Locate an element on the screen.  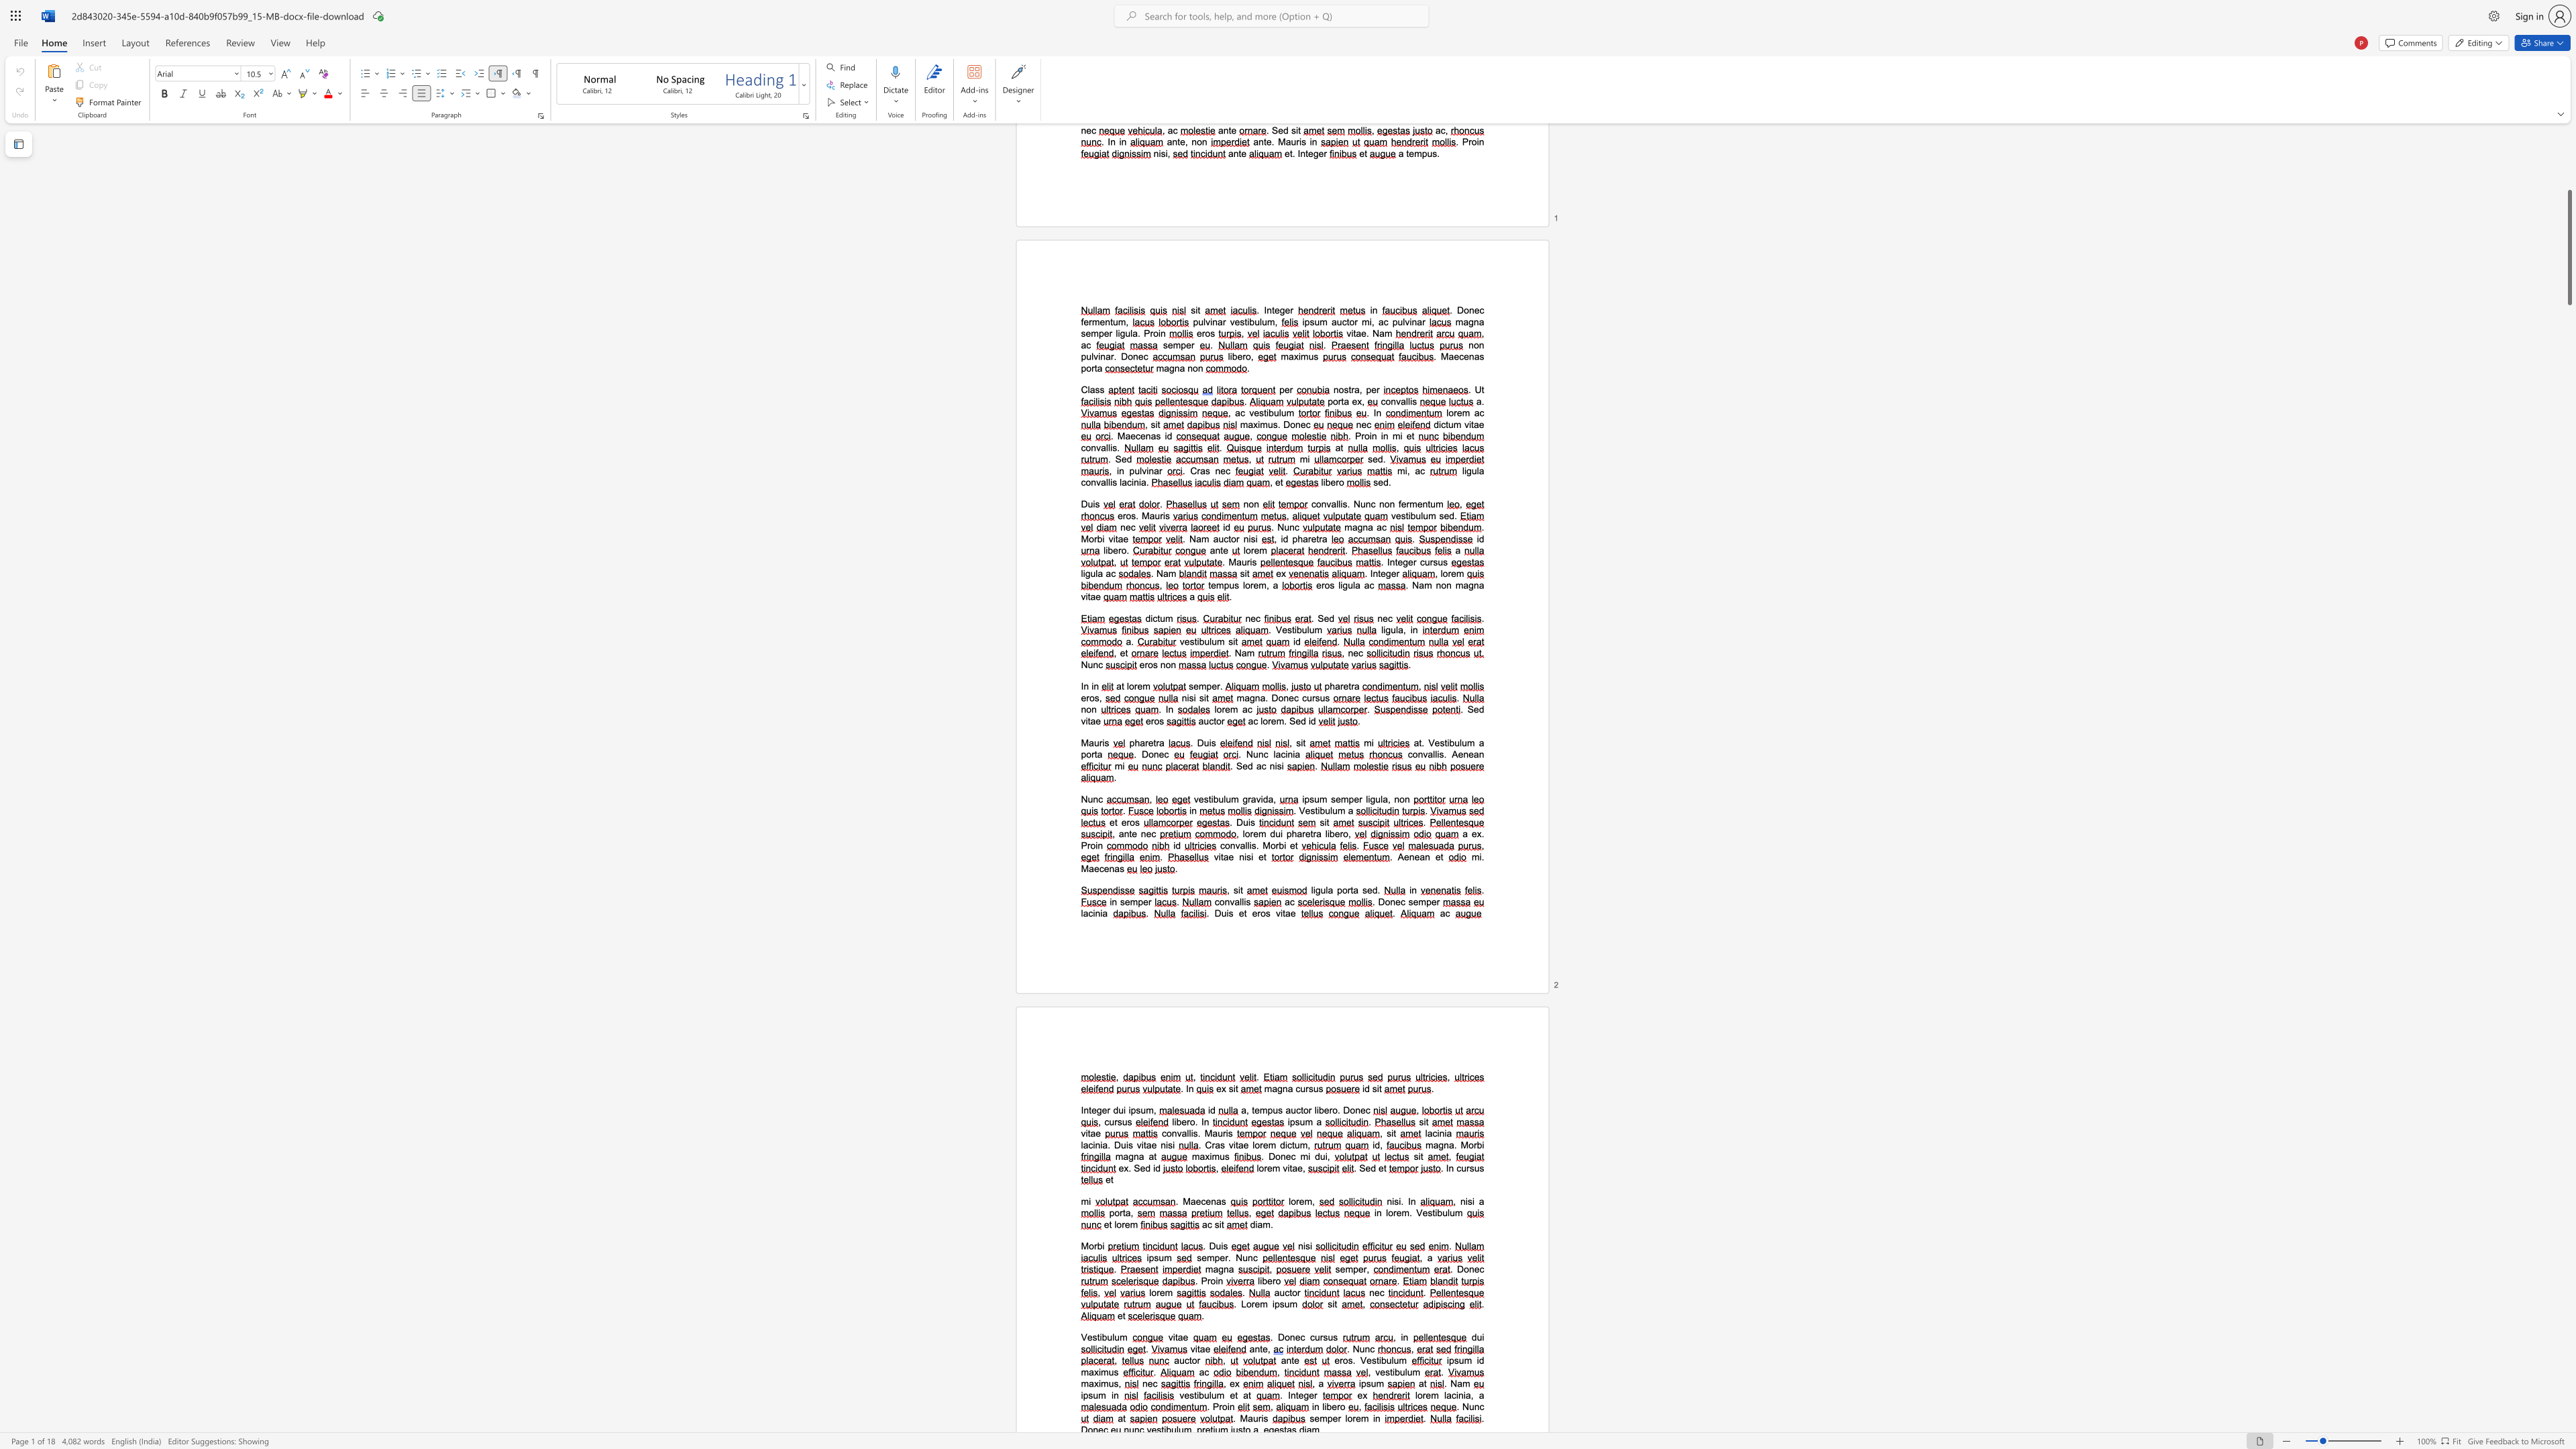
the 1th character "r" in the text is located at coordinates (1309, 1110).